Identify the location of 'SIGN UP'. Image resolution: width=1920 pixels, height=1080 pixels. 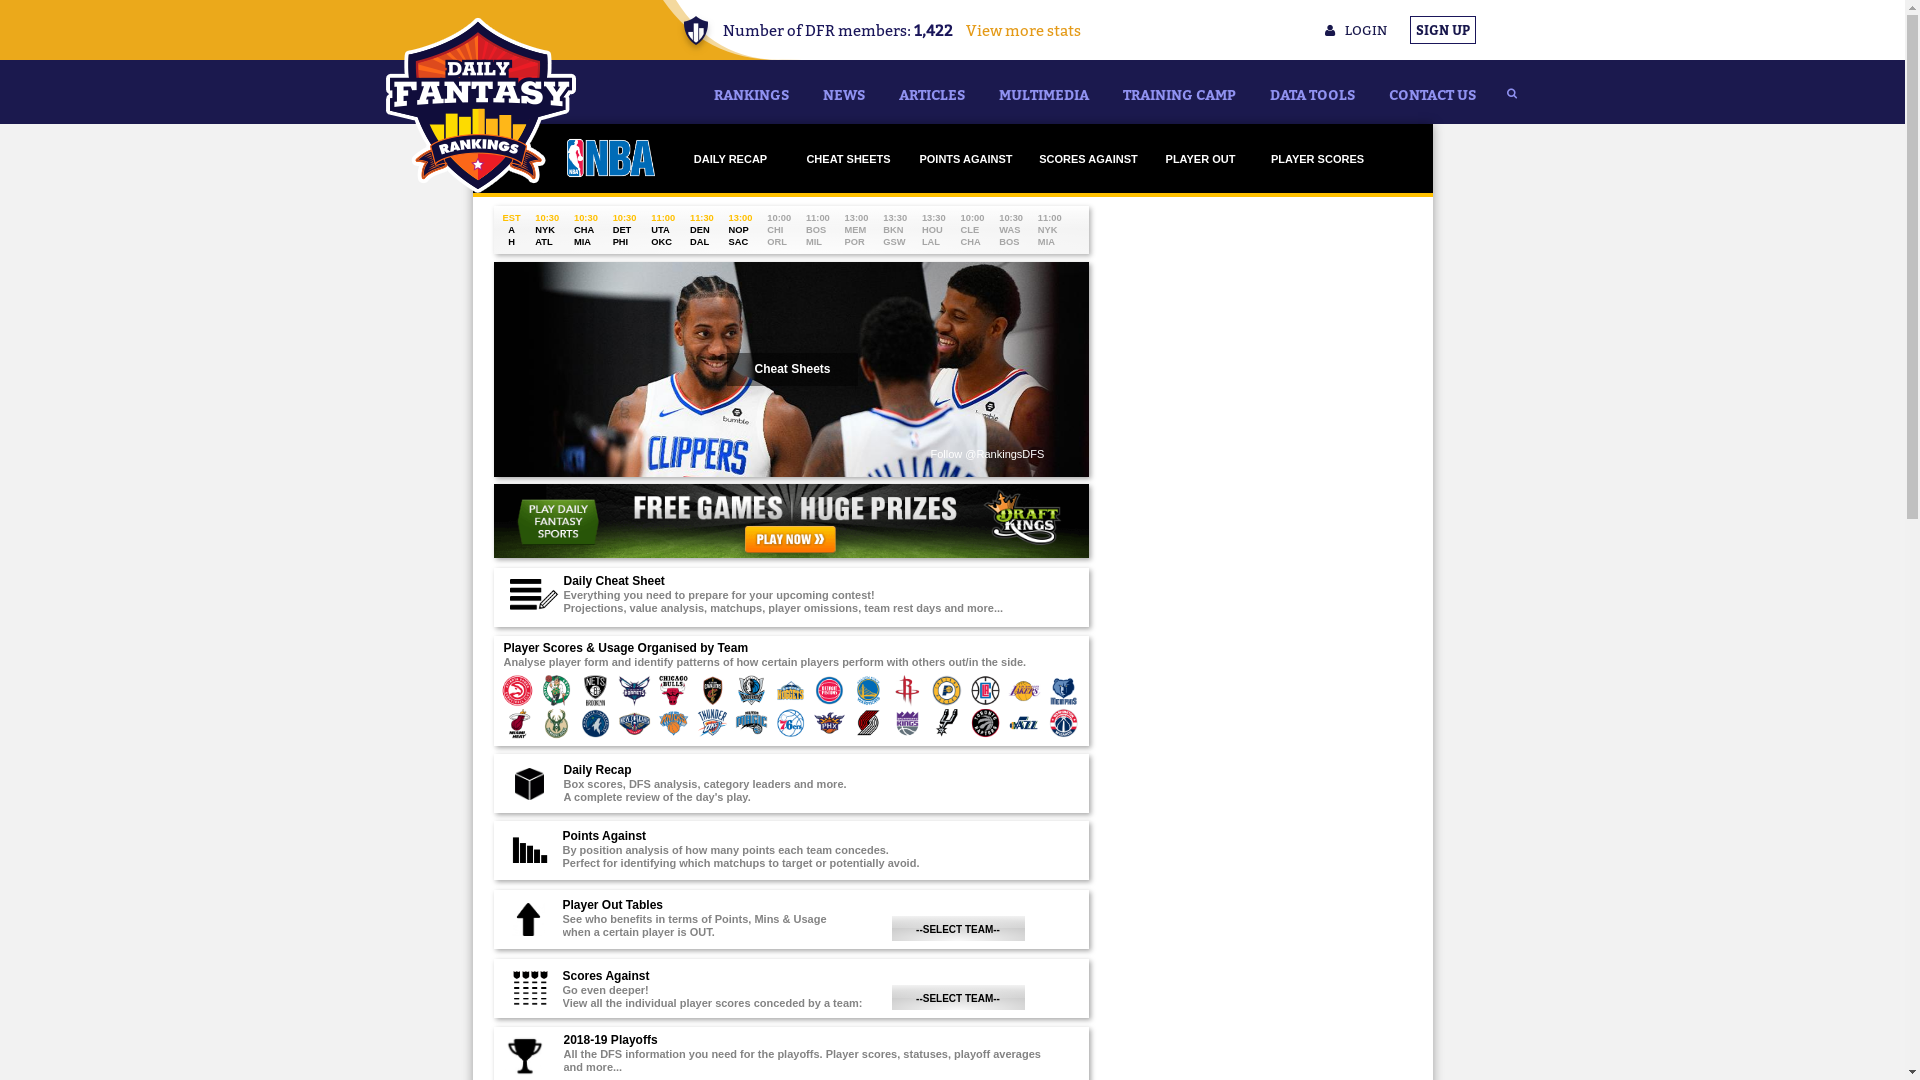
(1443, 30).